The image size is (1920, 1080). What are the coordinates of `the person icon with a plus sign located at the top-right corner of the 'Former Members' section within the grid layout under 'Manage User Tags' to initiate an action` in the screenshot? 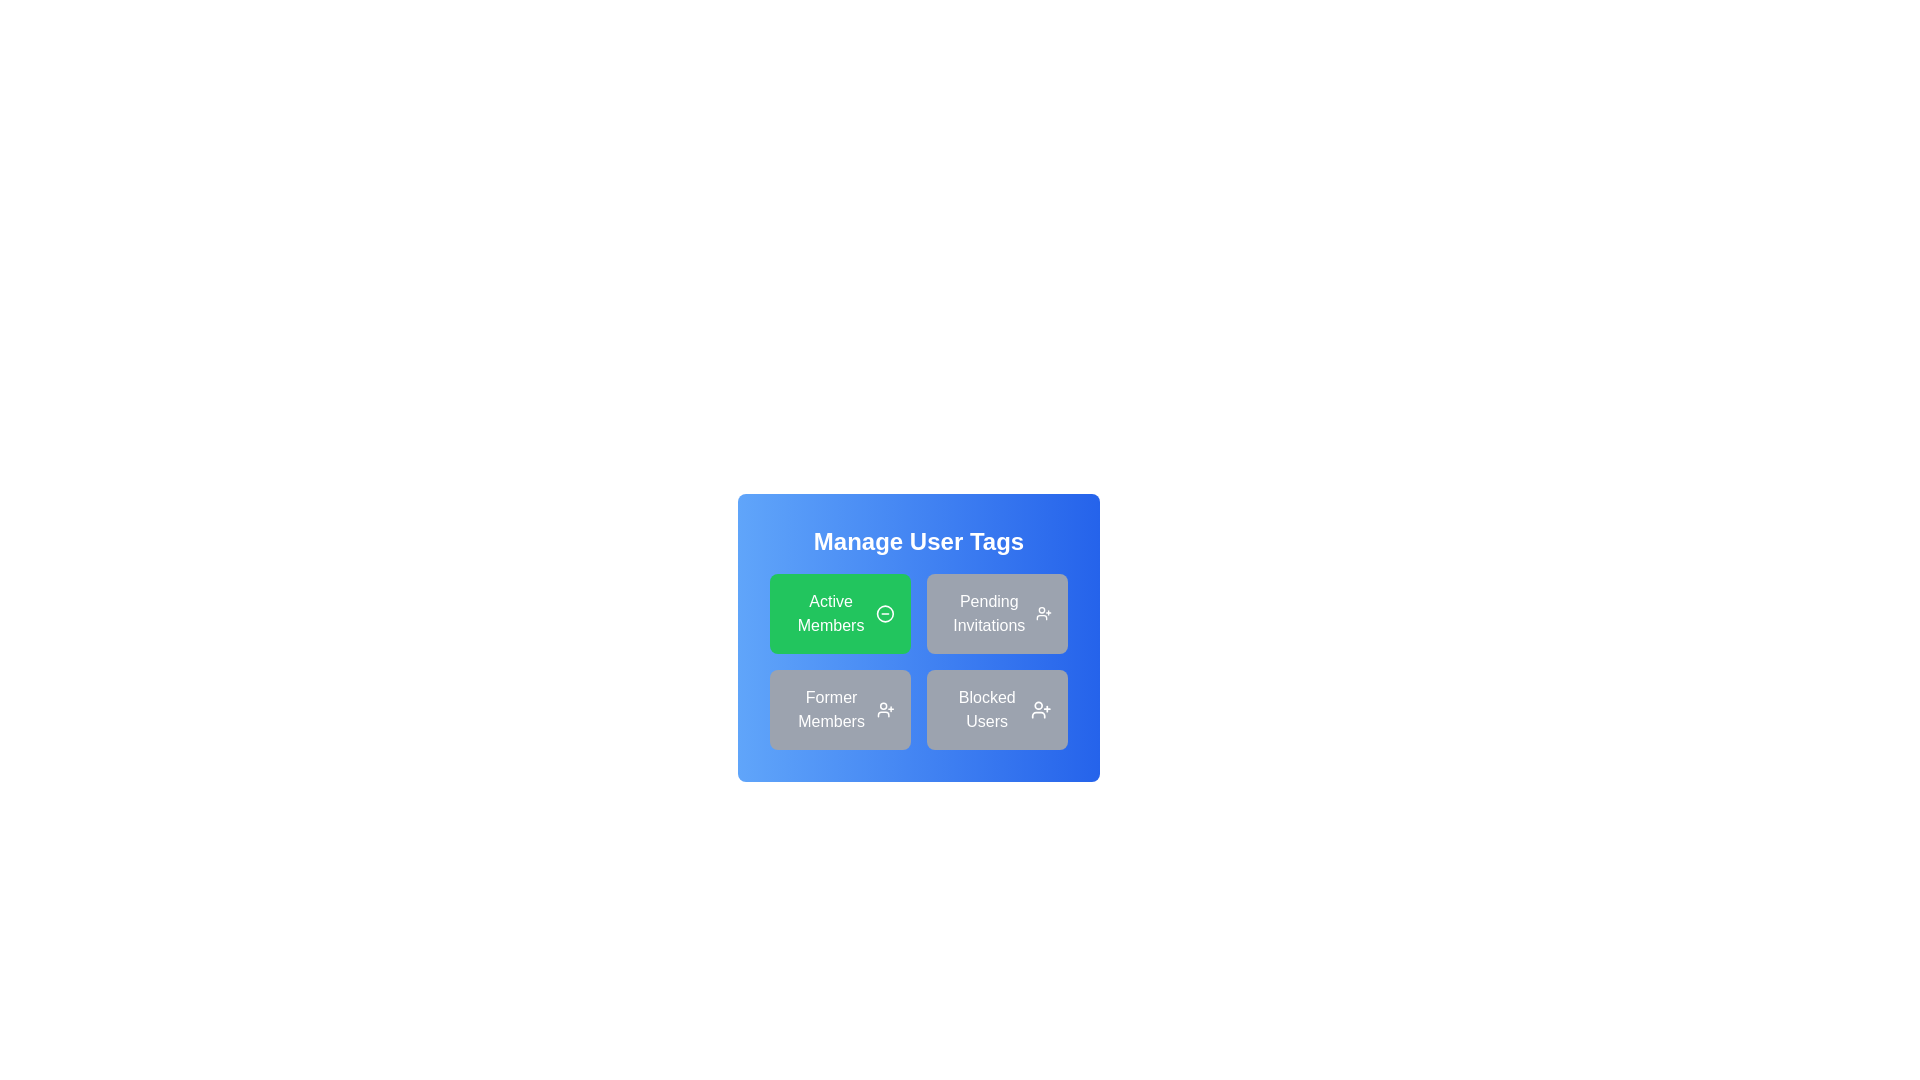 It's located at (885, 708).